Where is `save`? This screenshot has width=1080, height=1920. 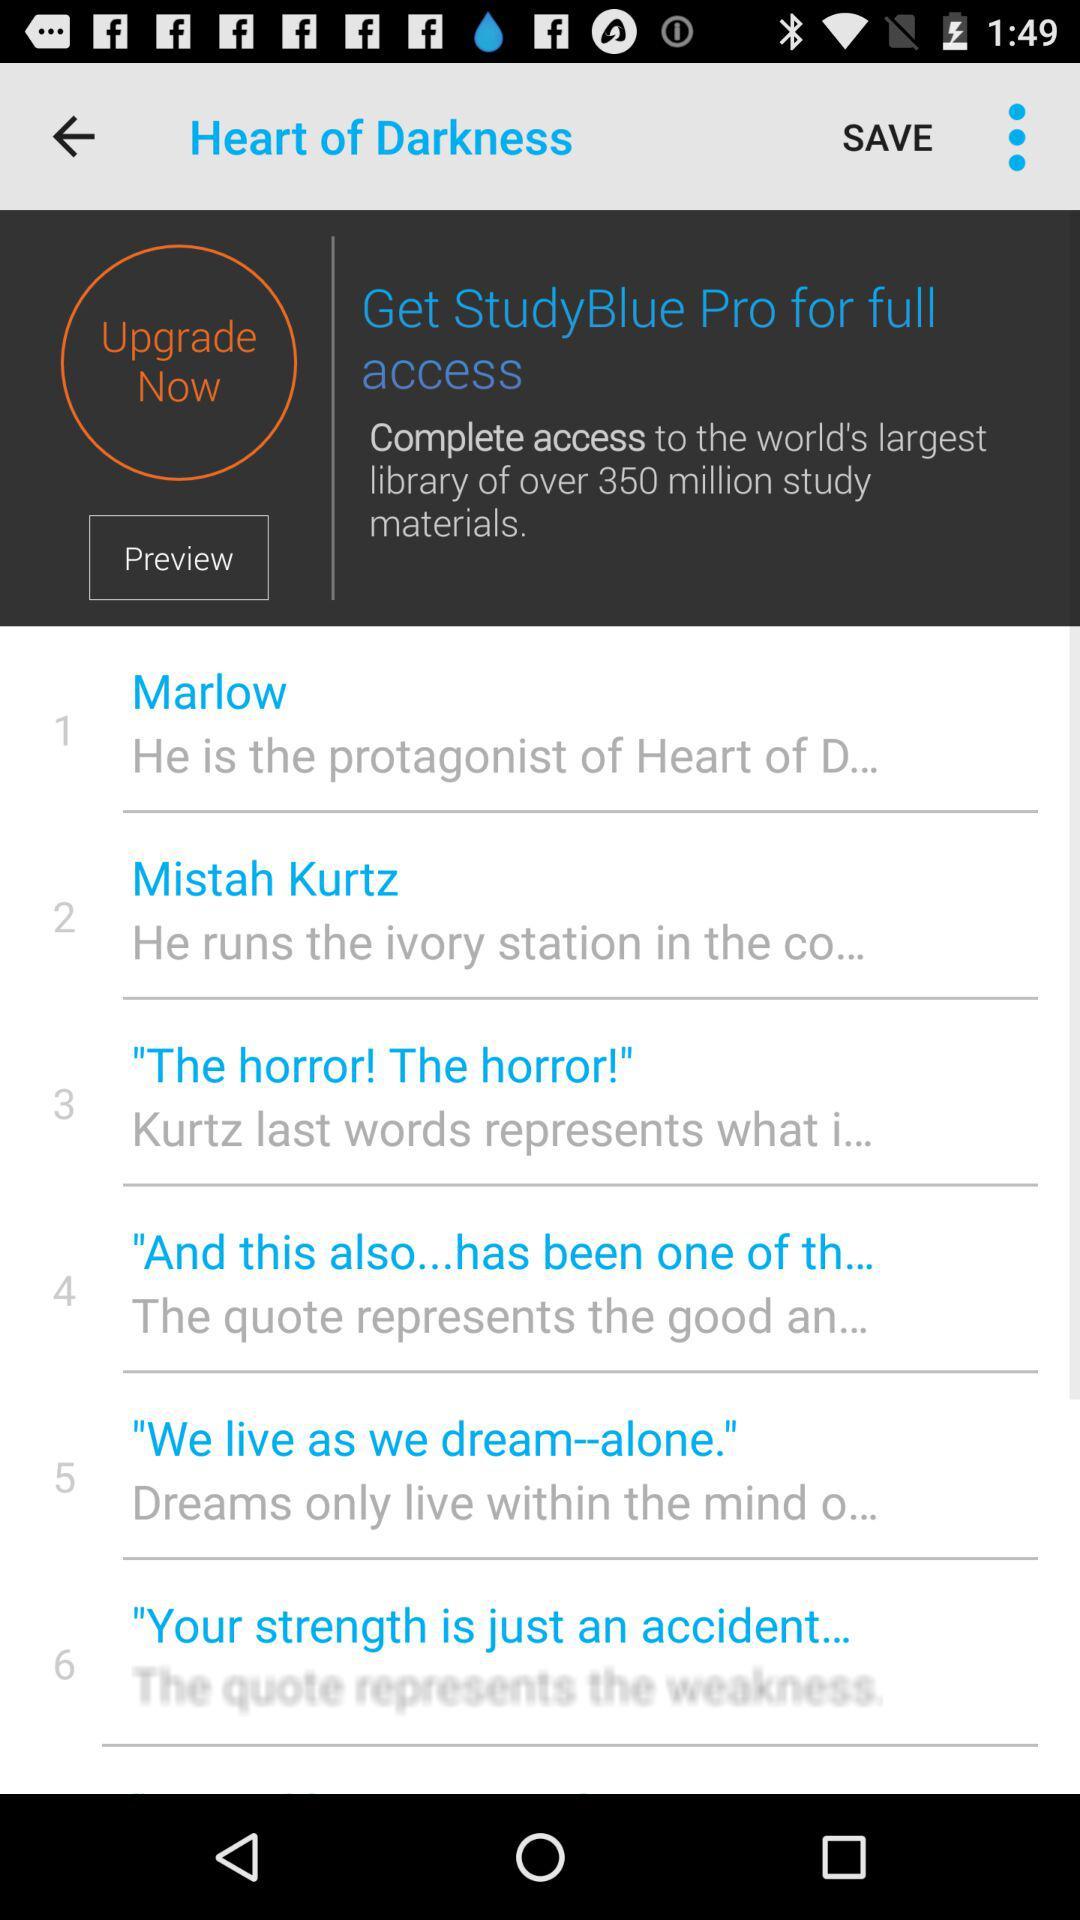
save is located at coordinates (886, 135).